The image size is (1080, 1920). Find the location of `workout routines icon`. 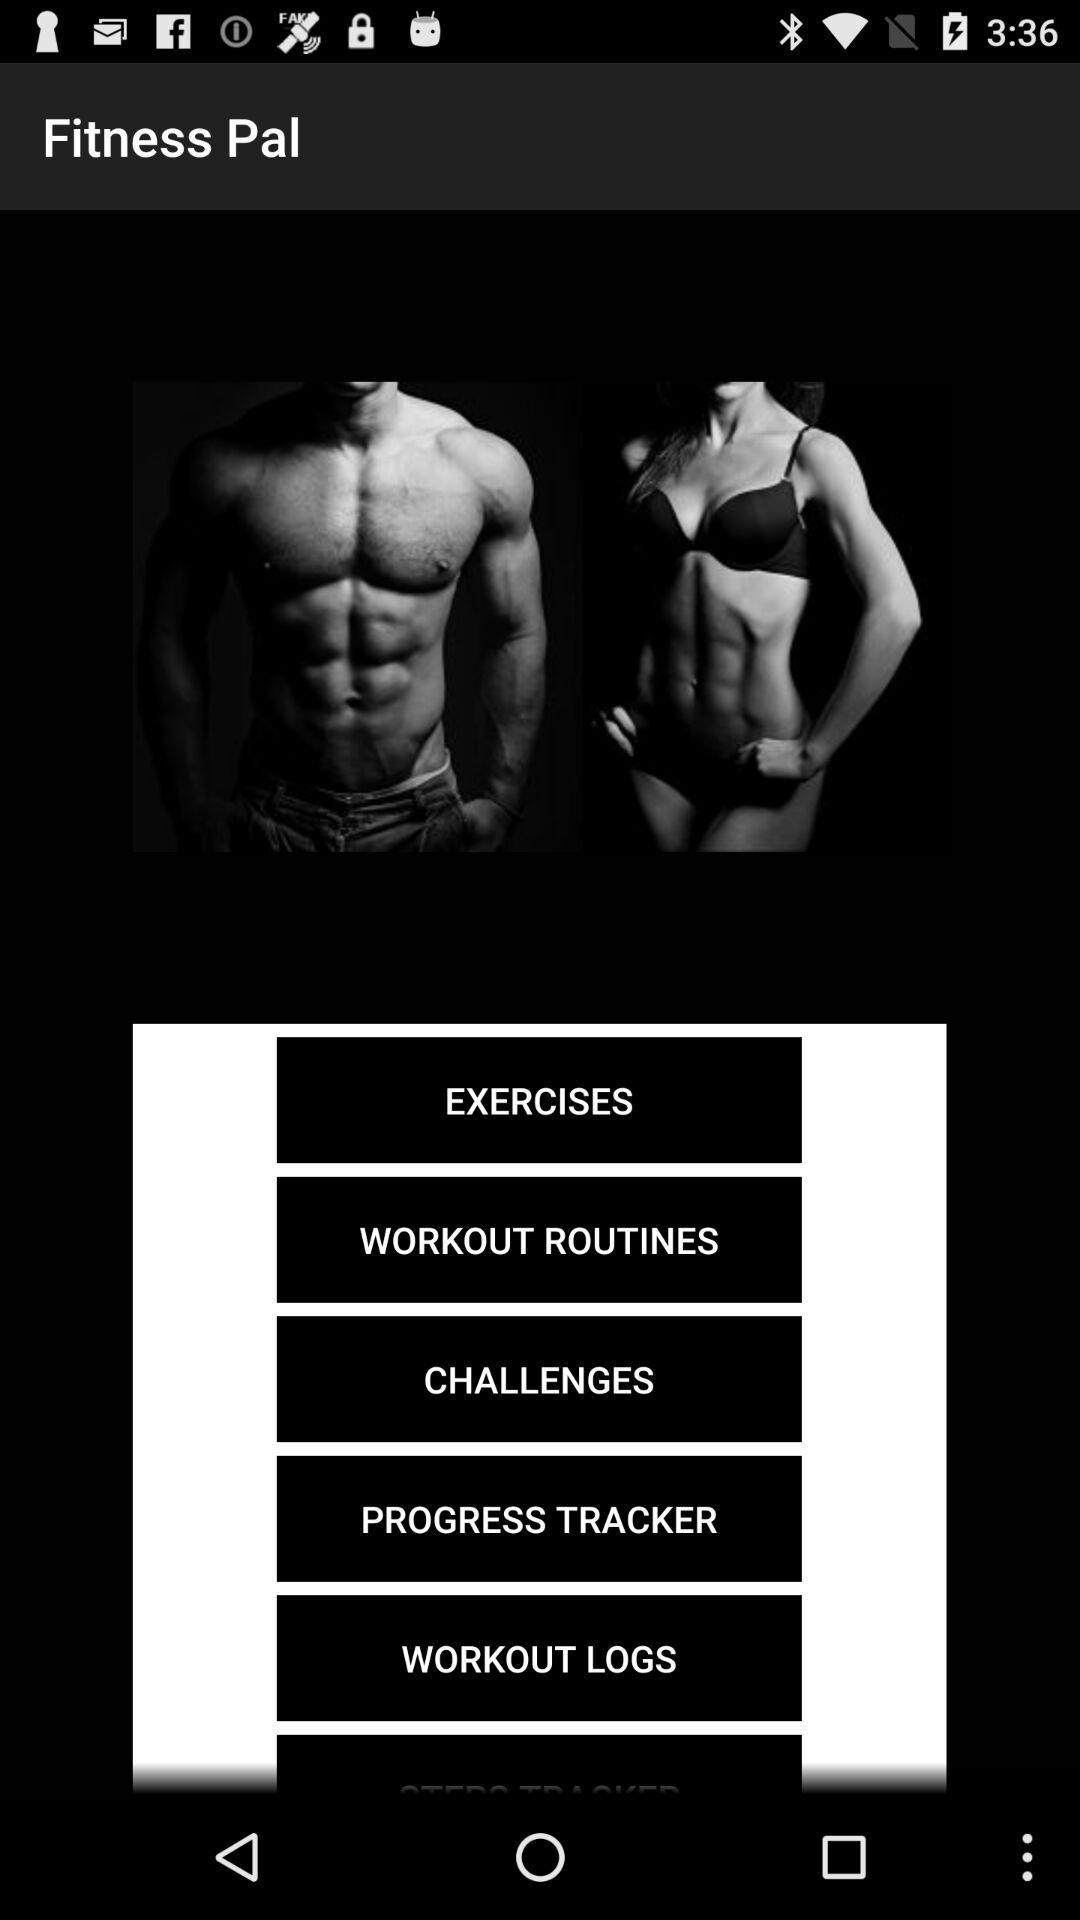

workout routines icon is located at coordinates (538, 1238).